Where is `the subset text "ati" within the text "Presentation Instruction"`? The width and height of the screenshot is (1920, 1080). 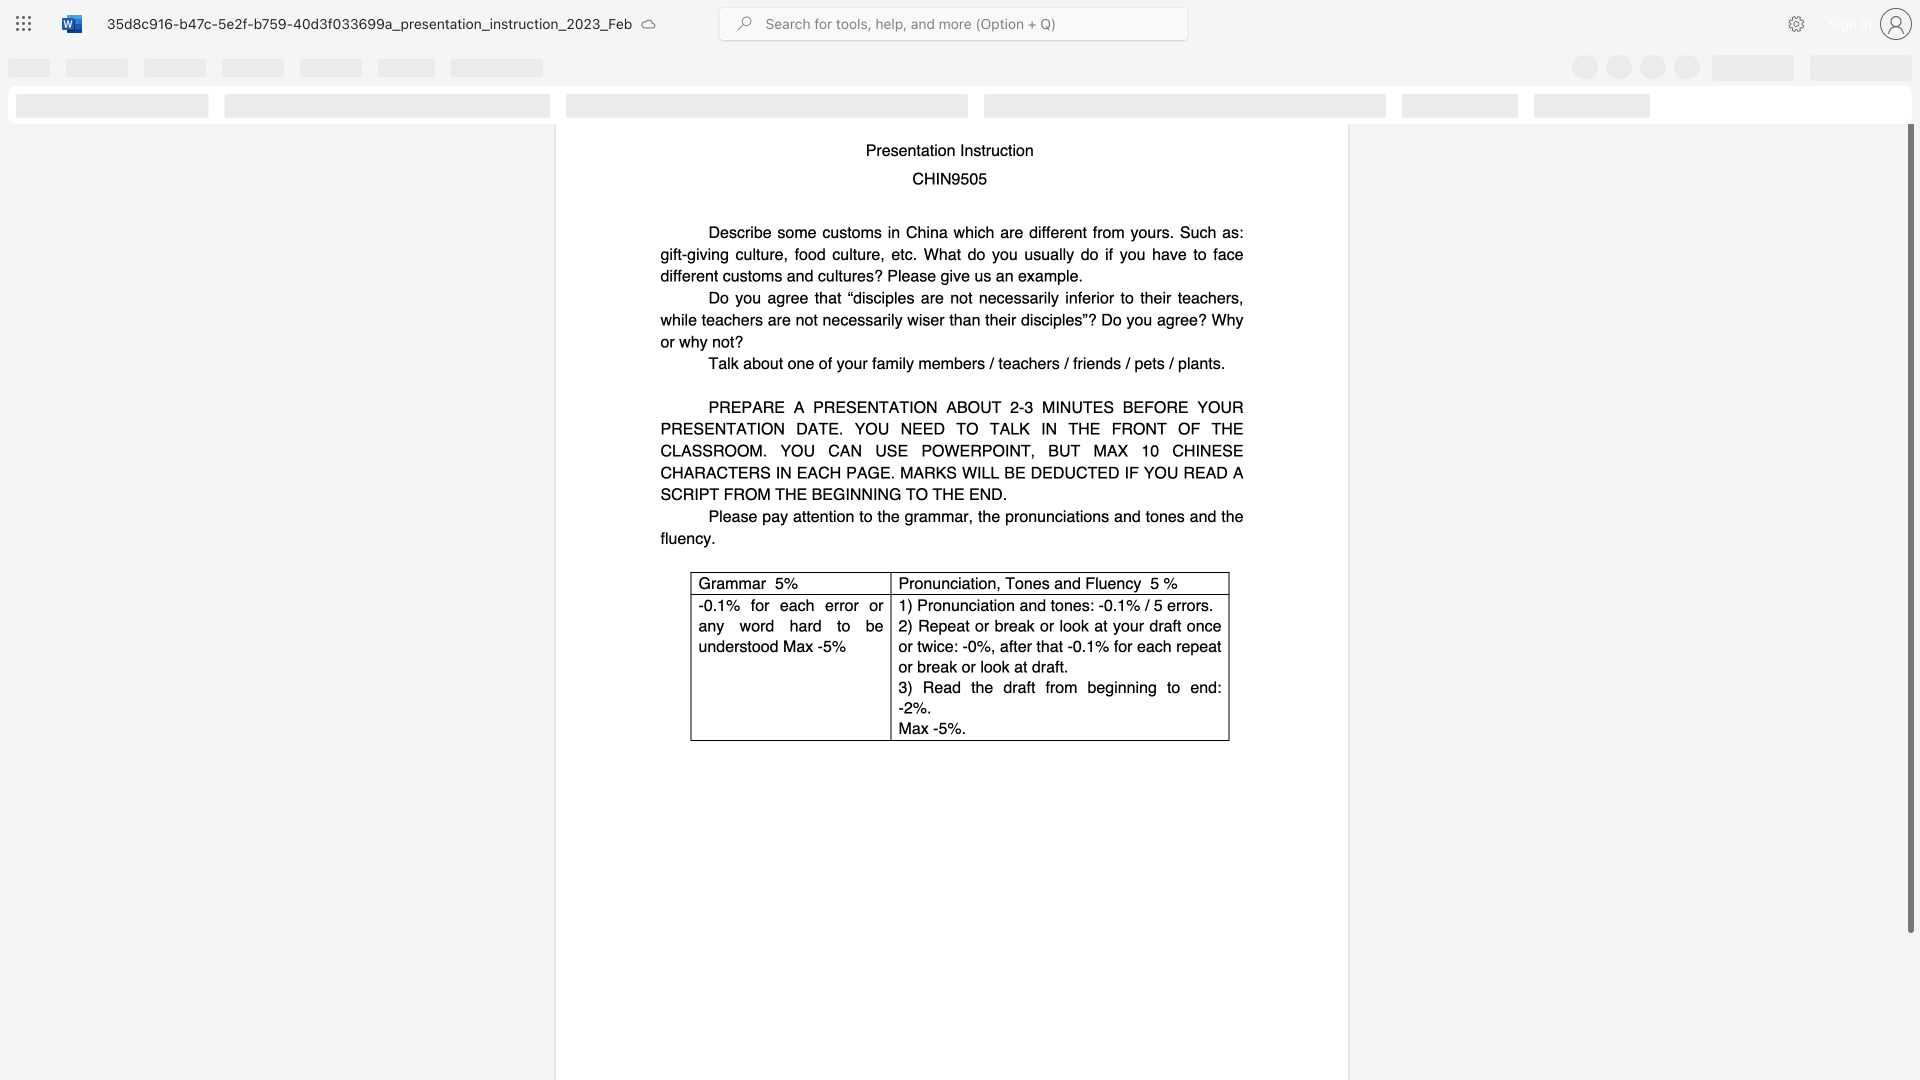
the subset text "ati" within the text "Presentation Instruction" is located at coordinates (919, 149).